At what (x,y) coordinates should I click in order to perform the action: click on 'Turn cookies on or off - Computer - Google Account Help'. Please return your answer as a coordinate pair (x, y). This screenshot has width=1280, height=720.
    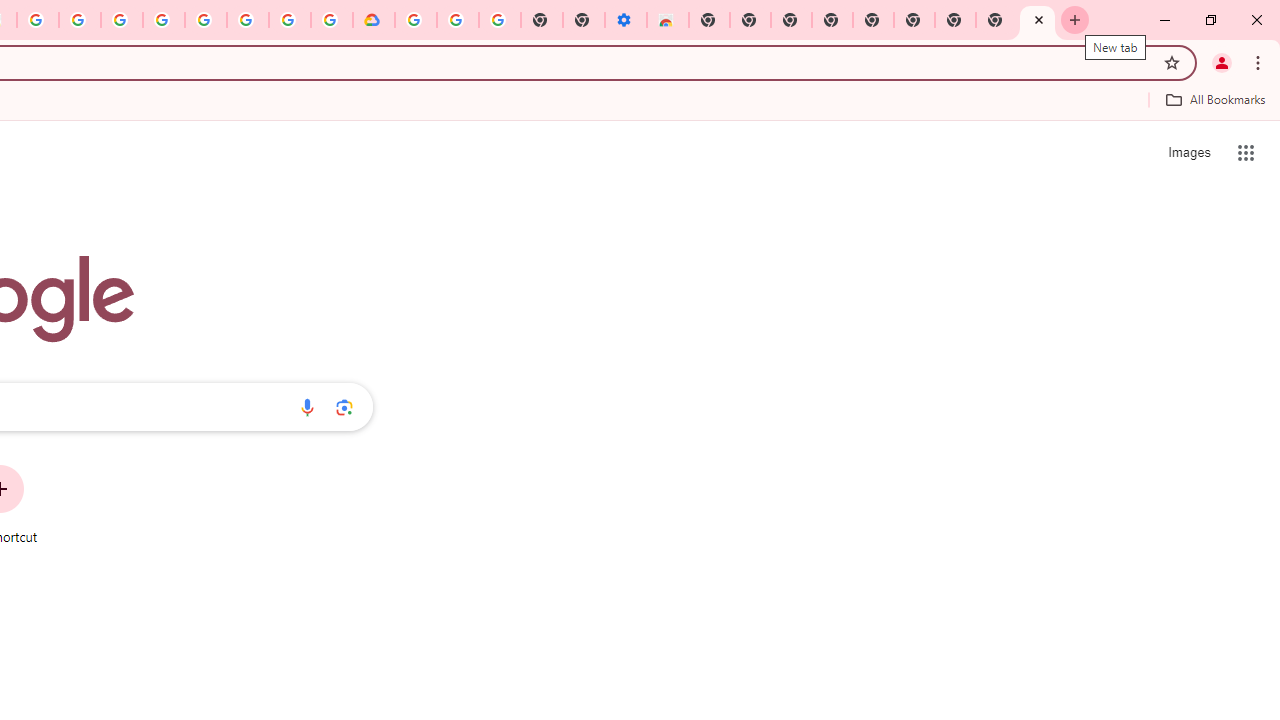
    Looking at the image, I should click on (499, 20).